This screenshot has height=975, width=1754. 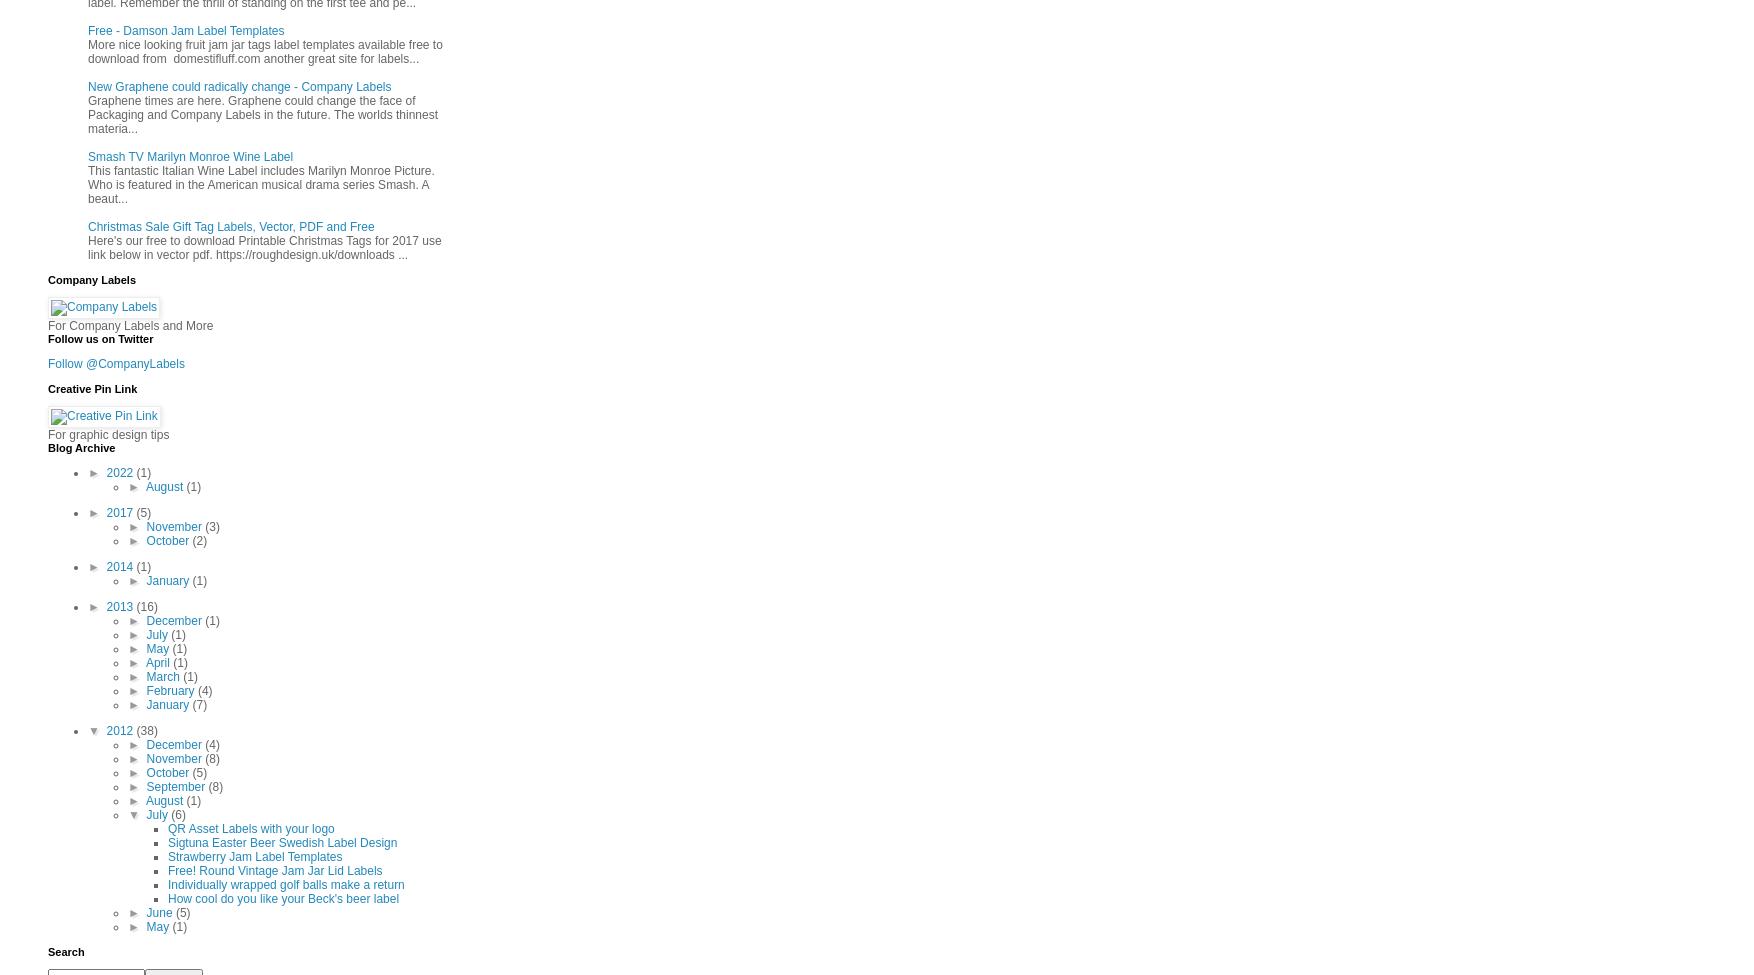 I want to click on '(6)', so click(x=170, y=814).